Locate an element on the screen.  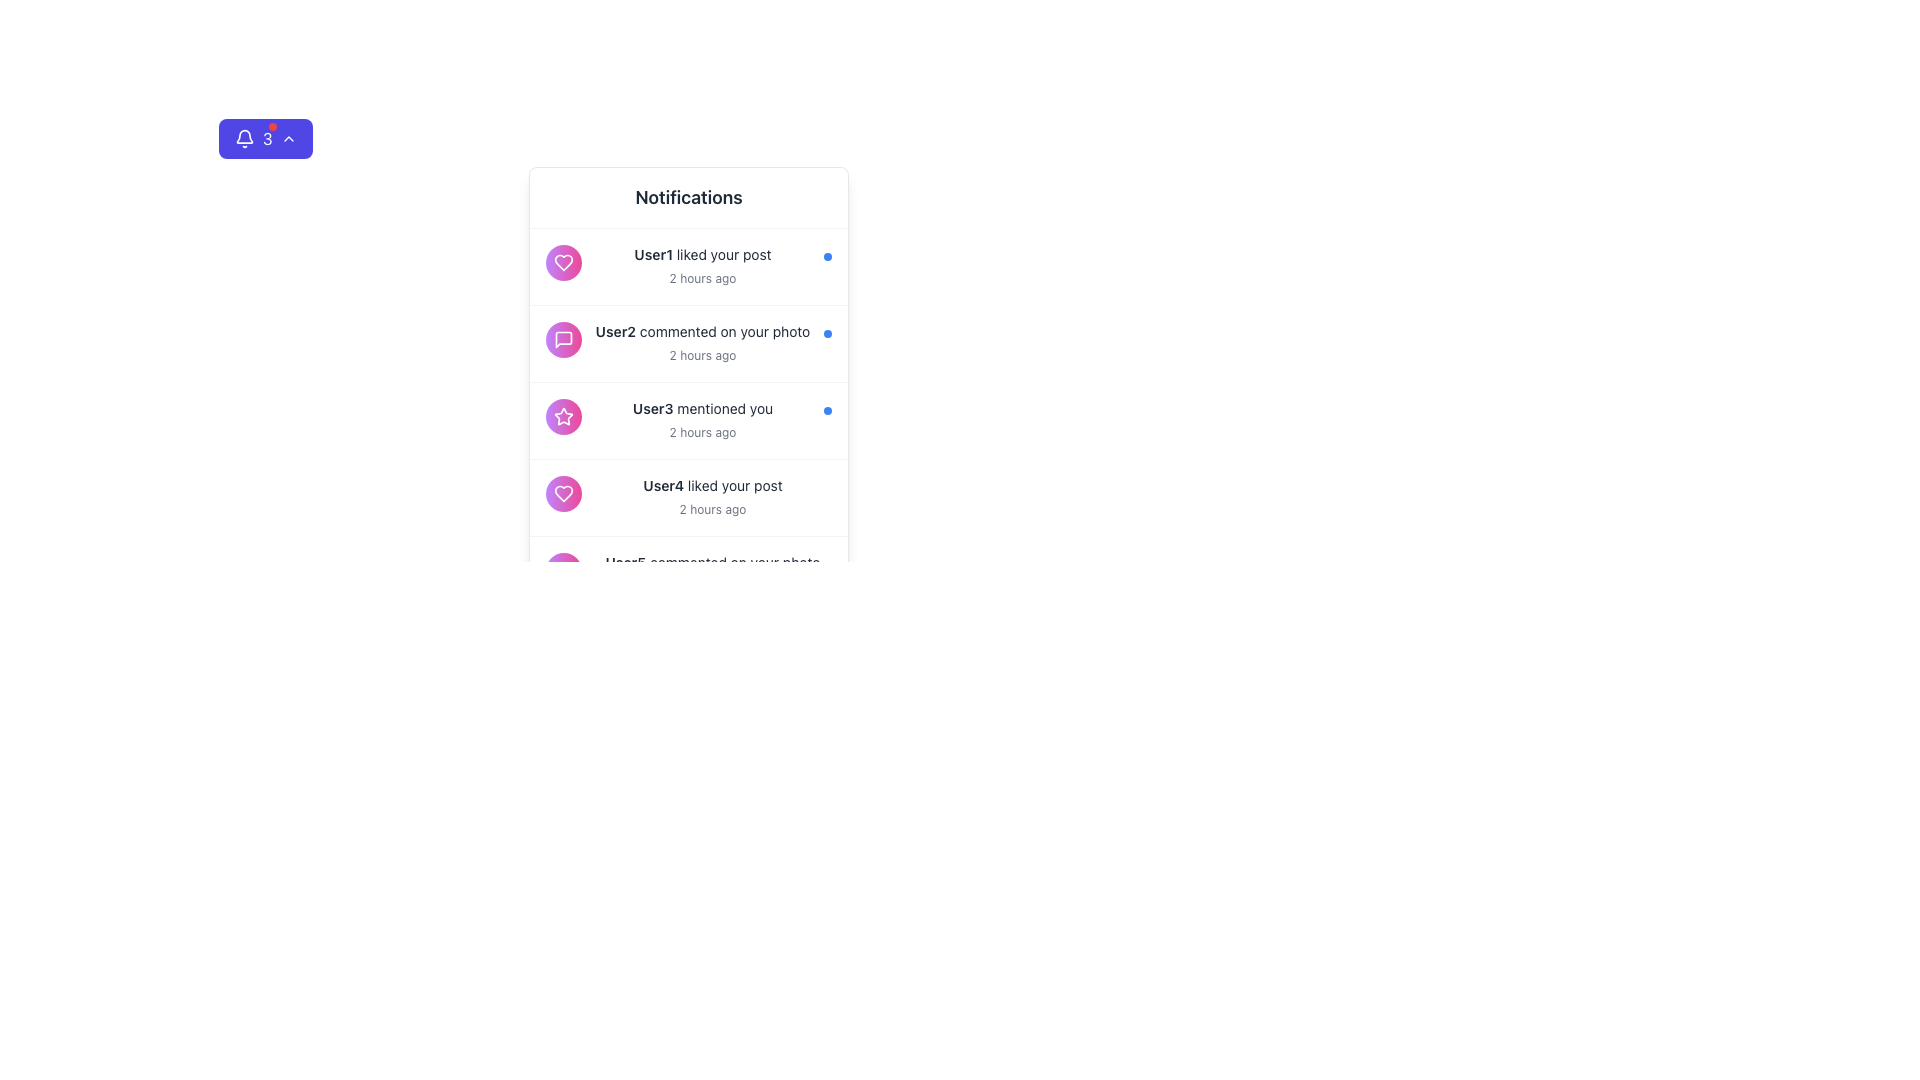
the heart-shaped decorative icon in the fourth row of the notification list that indicates 'User4 liked your post' is located at coordinates (563, 261).